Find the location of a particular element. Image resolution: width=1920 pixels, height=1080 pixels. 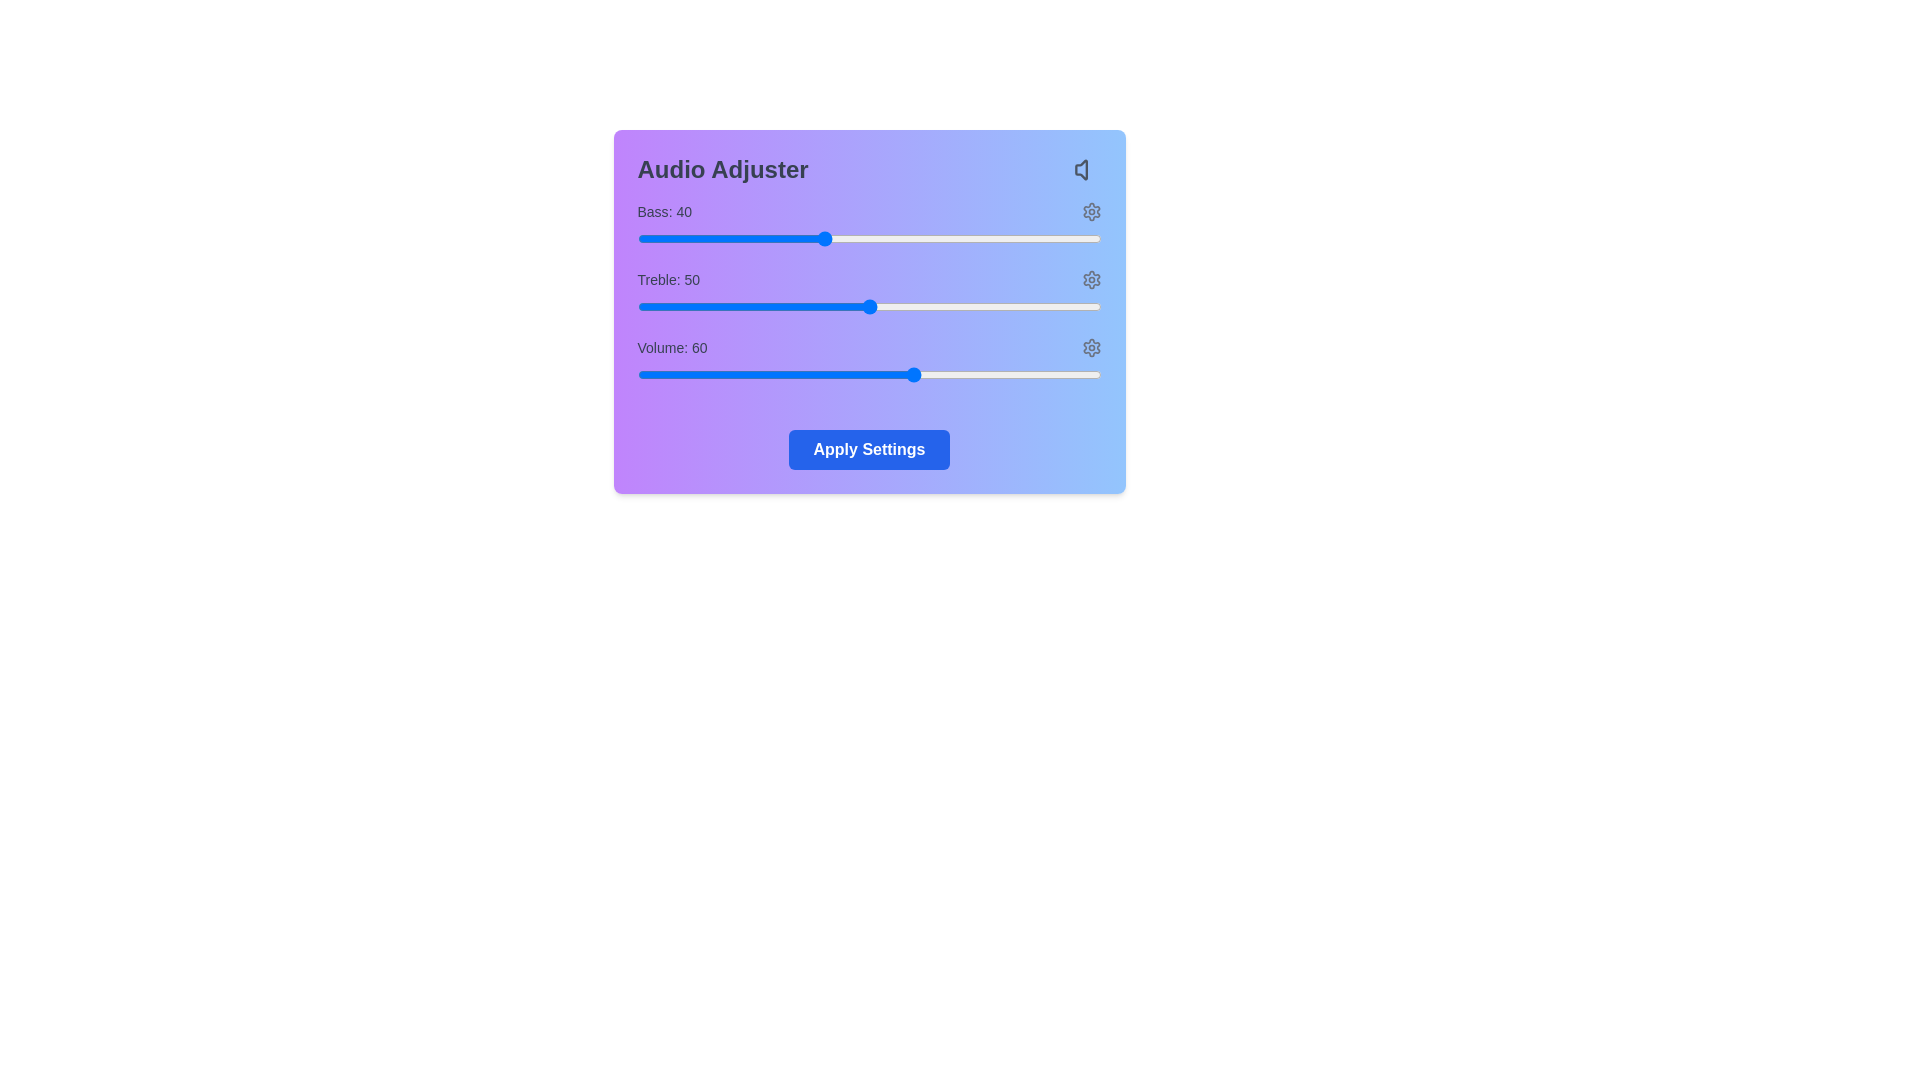

the volume level text label that displays '60', located in the bottom third of the gradient panel, to the left of the volume adjustment slider is located at coordinates (672, 346).